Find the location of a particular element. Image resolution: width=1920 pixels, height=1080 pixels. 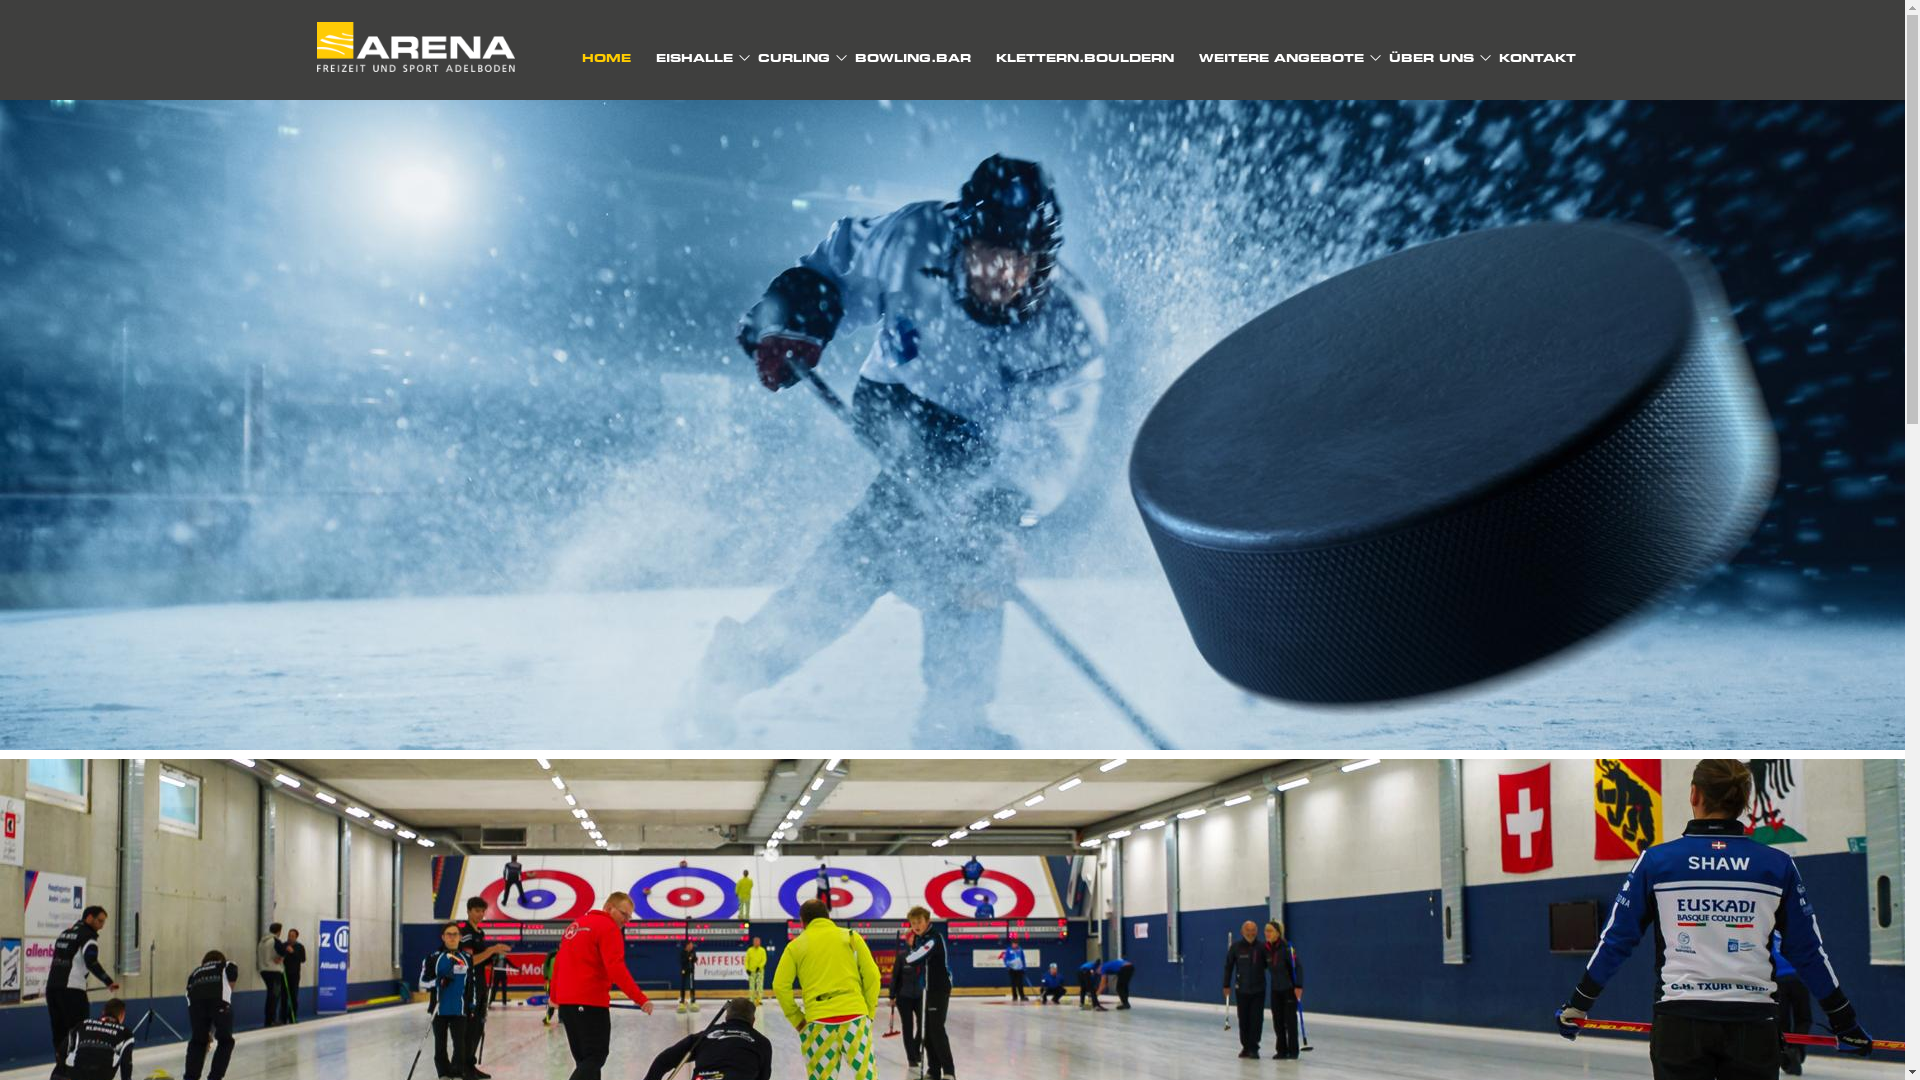

'WEITERE ANGEBOTE' is located at coordinates (1280, 56).